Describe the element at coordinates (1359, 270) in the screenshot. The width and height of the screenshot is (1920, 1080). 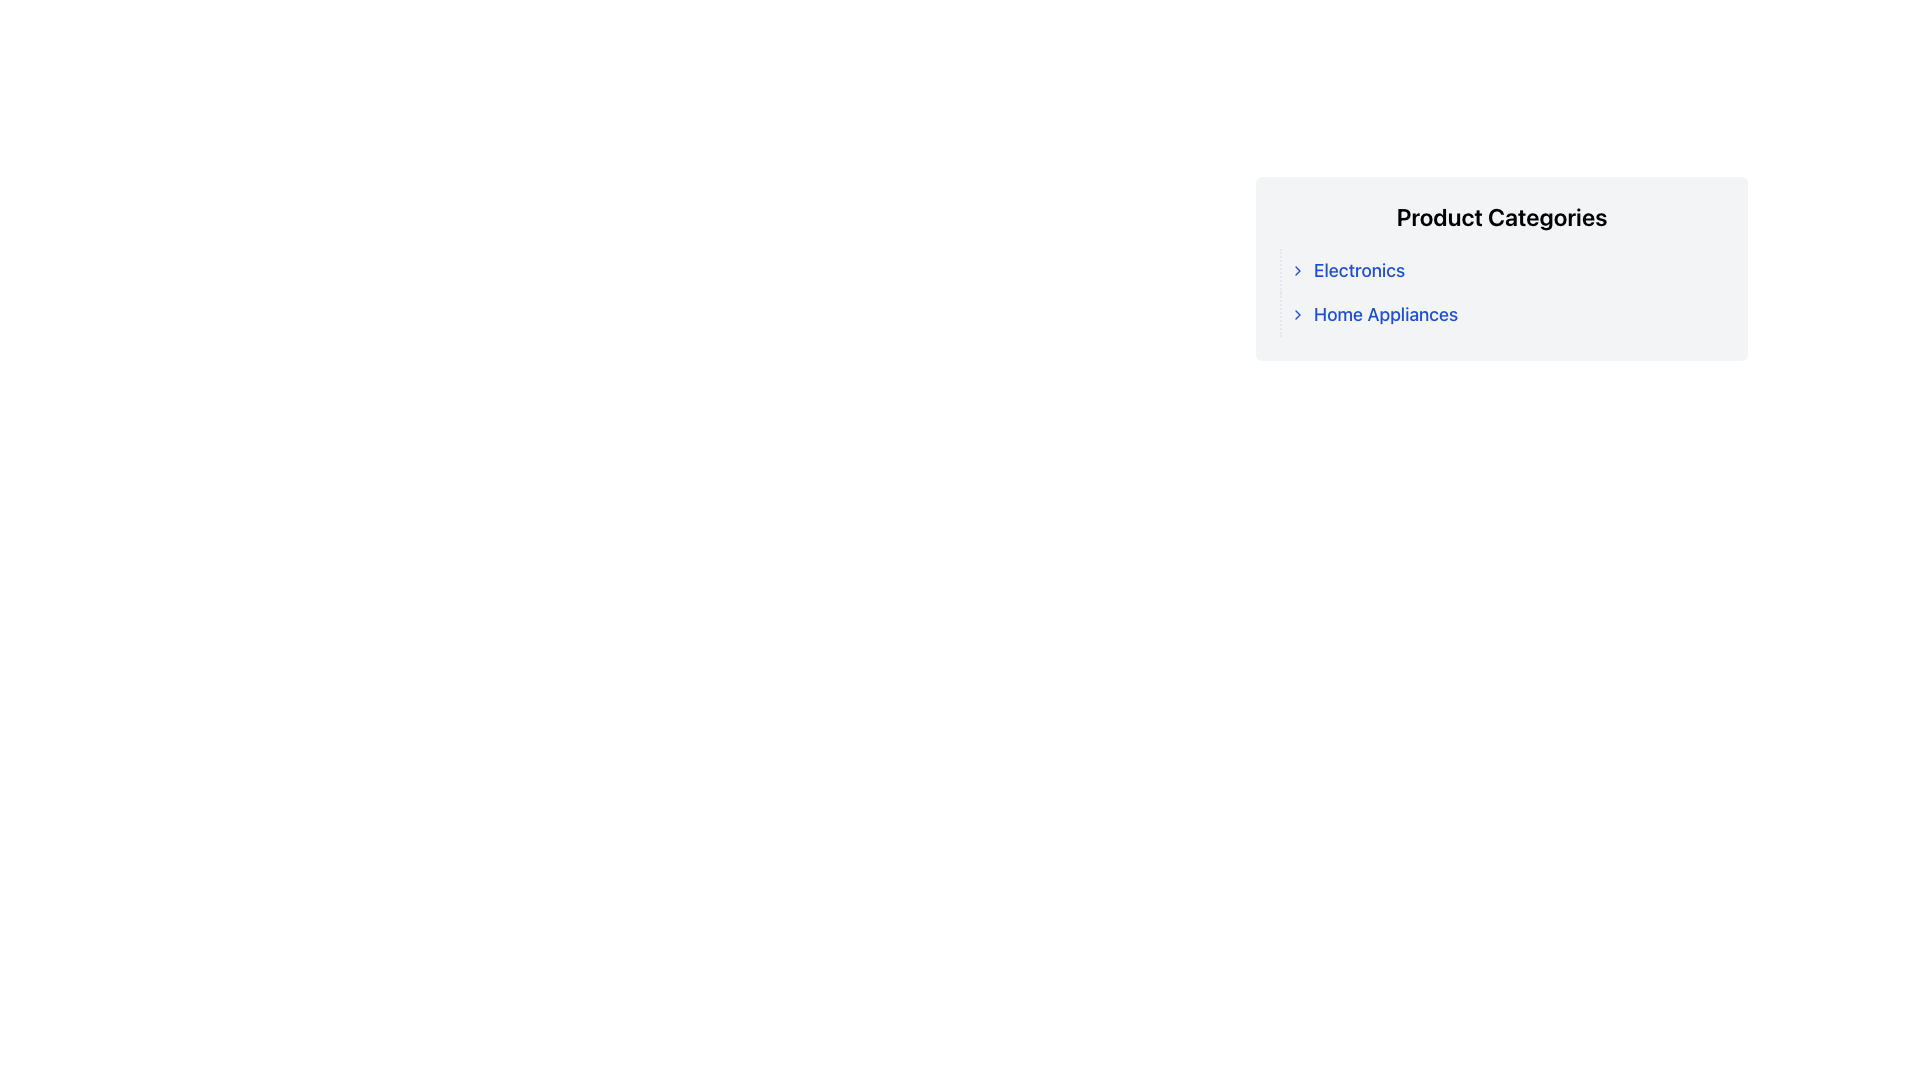
I see `the 'Electronics' category text element, which is the first text entry in the navigational list and positioned to the right of an arrow icon` at that location.